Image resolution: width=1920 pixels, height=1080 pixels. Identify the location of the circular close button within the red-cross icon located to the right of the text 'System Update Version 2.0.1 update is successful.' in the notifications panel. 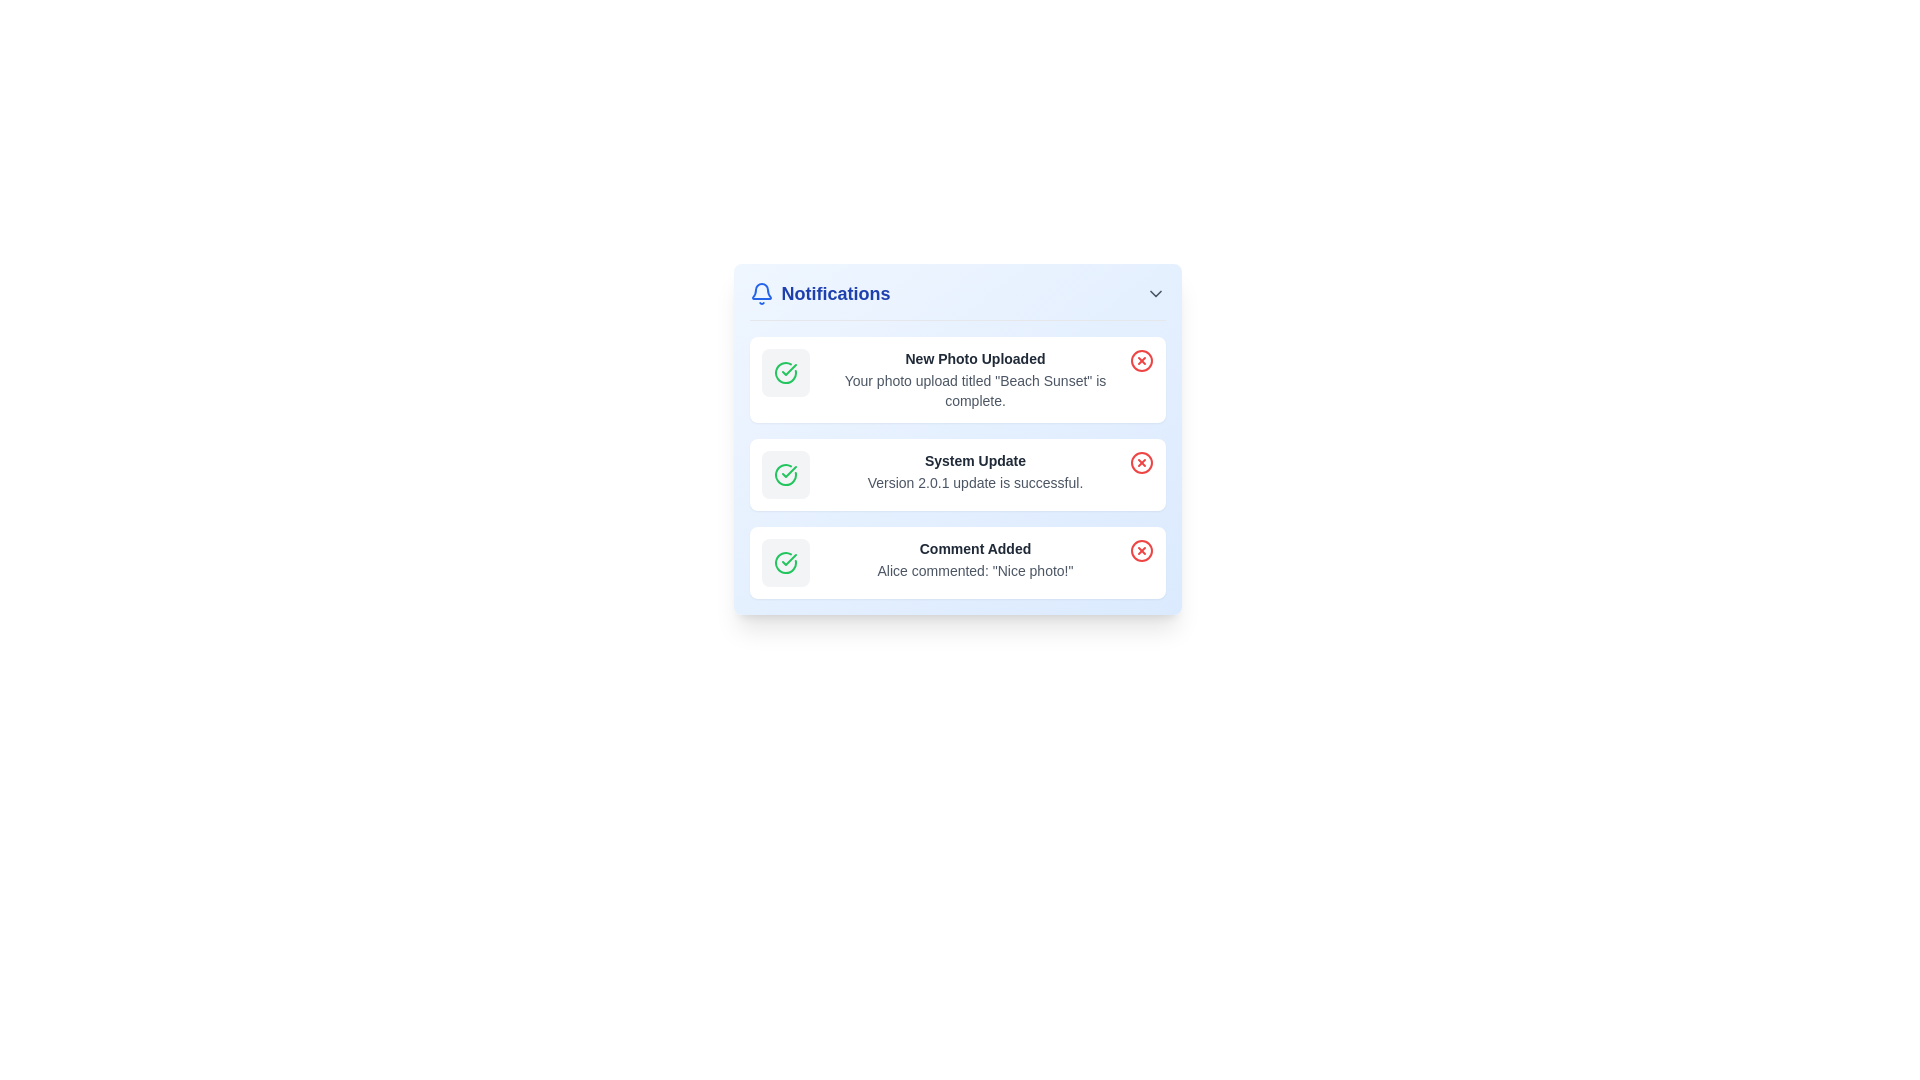
(1141, 462).